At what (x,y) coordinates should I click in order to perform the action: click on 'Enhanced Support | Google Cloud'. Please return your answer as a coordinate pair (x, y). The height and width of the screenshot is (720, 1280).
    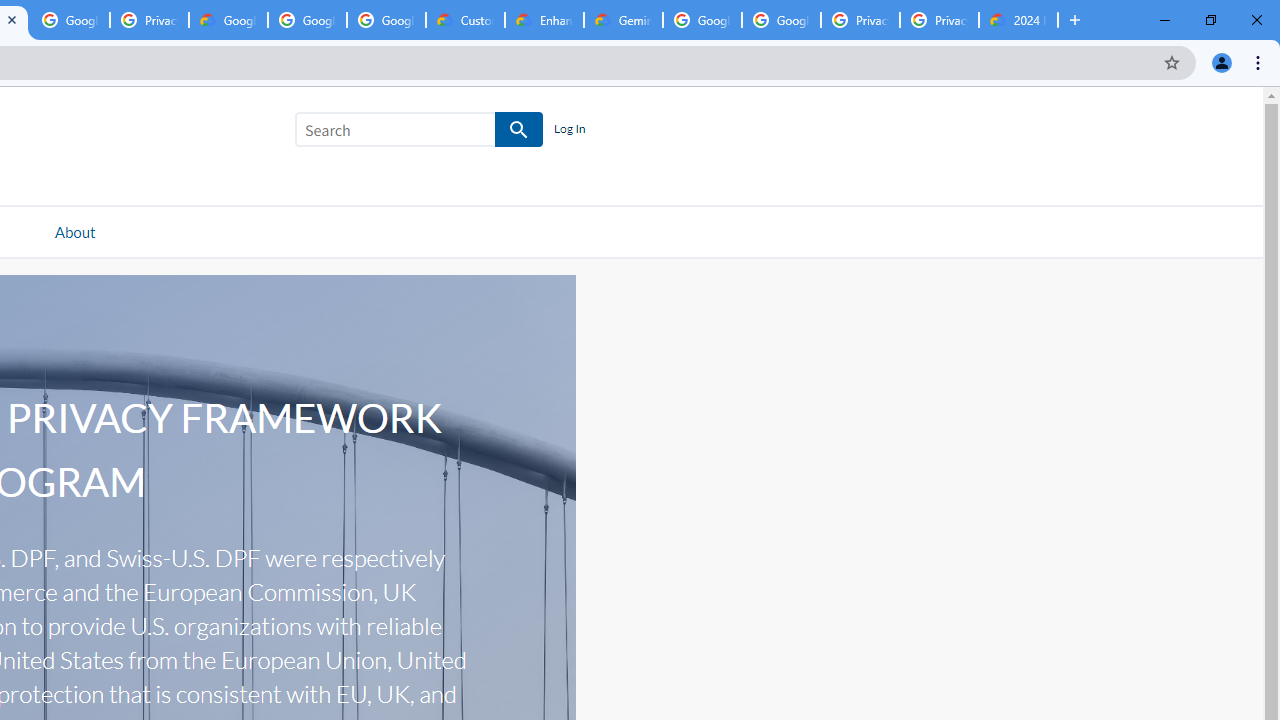
    Looking at the image, I should click on (544, 20).